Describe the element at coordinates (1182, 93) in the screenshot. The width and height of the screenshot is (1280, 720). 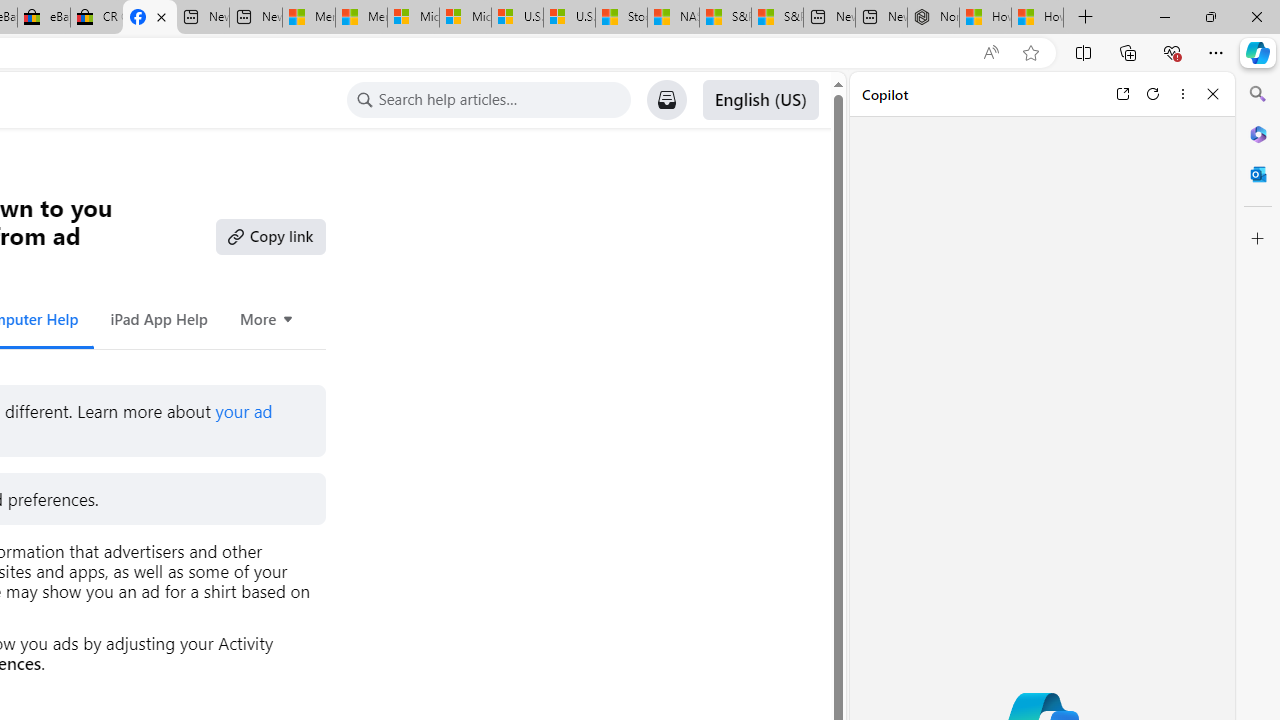
I see `'More options'` at that location.